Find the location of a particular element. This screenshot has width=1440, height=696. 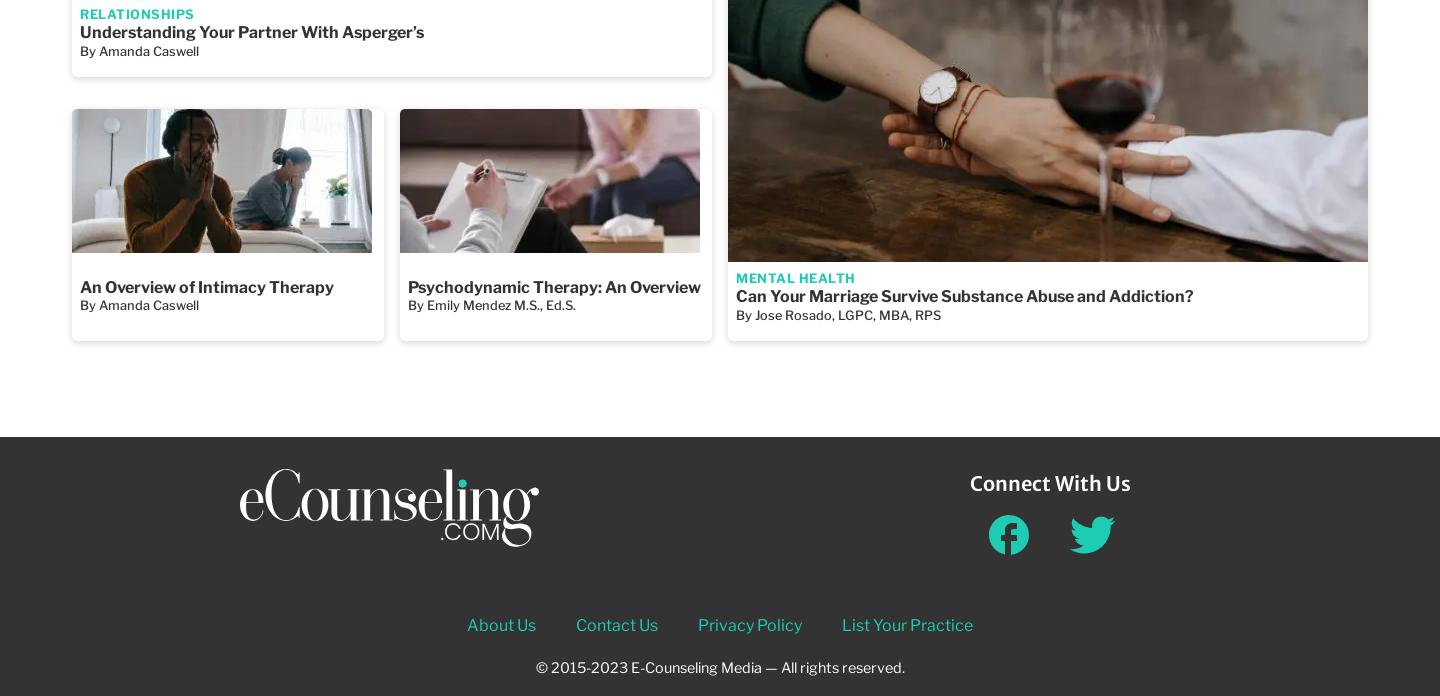

'An Overview of Intimacy Therapy' is located at coordinates (206, 285).